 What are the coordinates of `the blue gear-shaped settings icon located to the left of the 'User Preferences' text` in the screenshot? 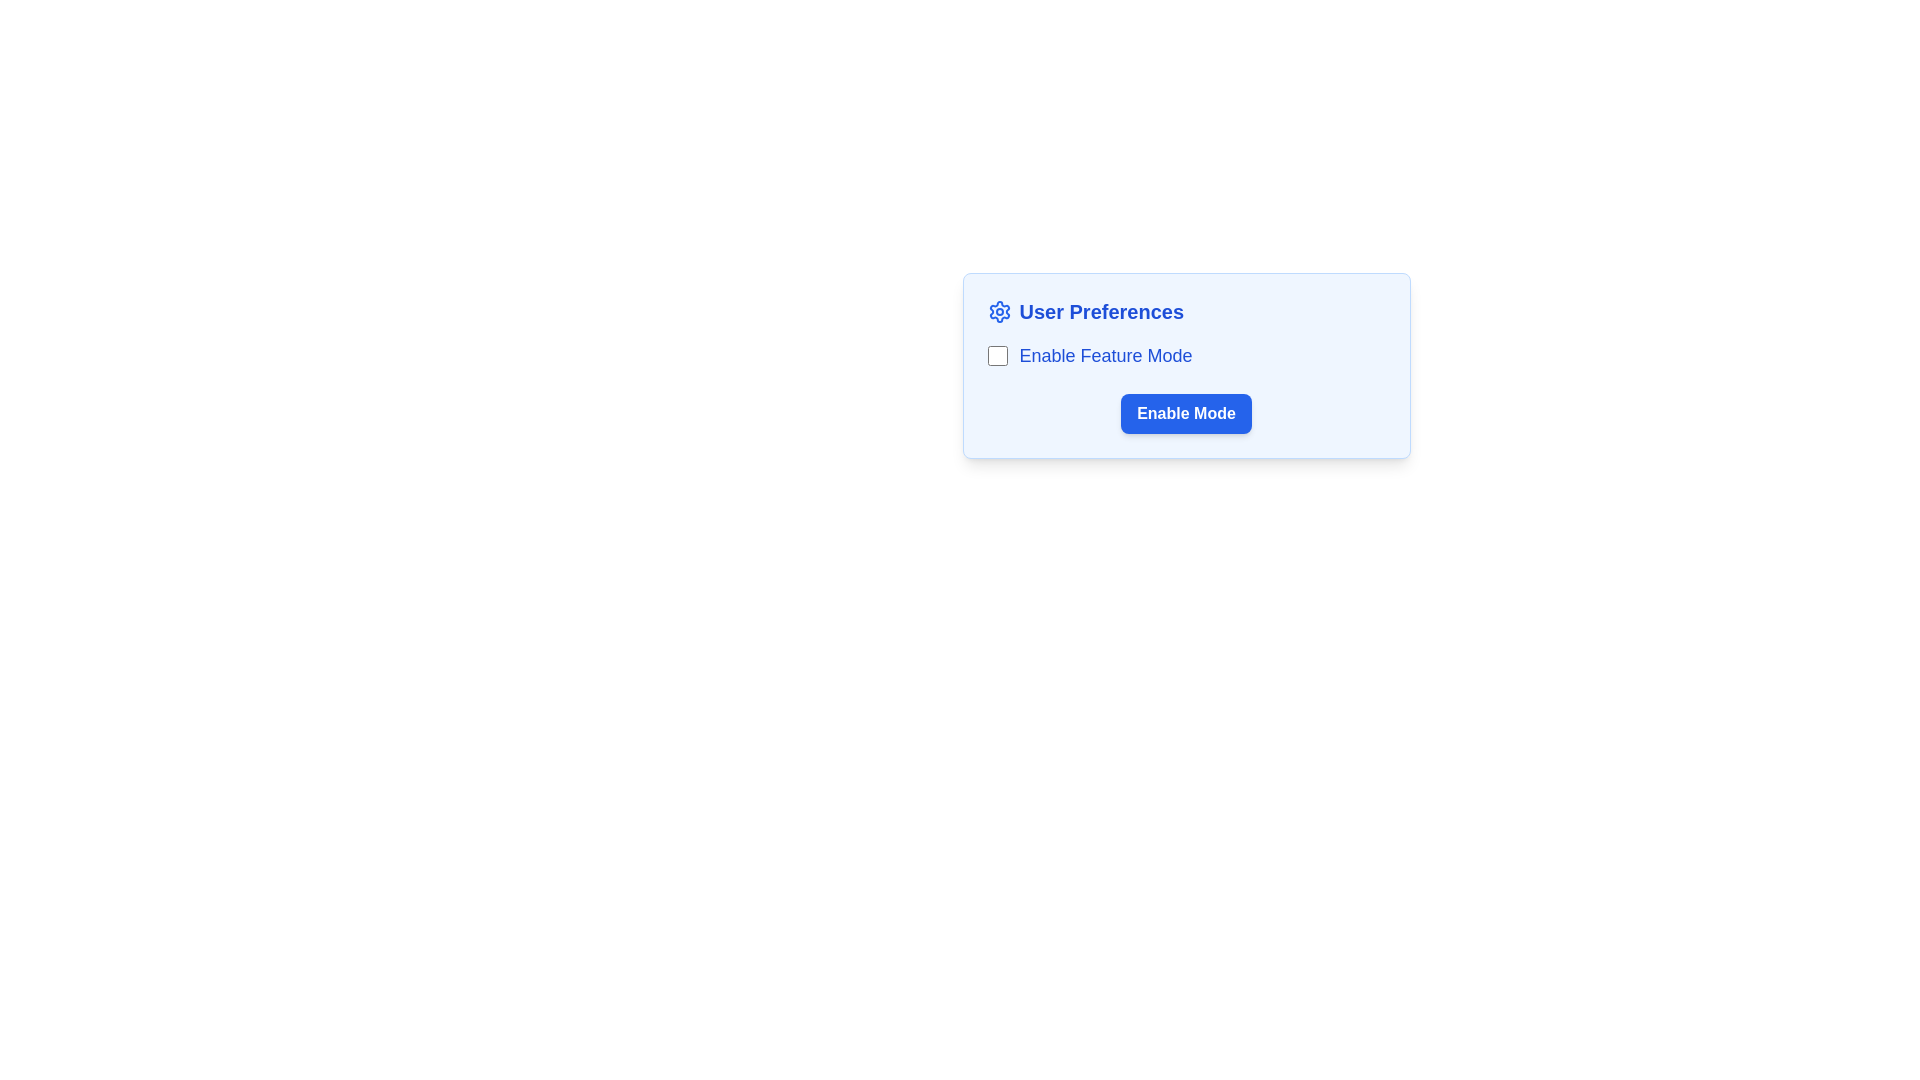 It's located at (999, 312).